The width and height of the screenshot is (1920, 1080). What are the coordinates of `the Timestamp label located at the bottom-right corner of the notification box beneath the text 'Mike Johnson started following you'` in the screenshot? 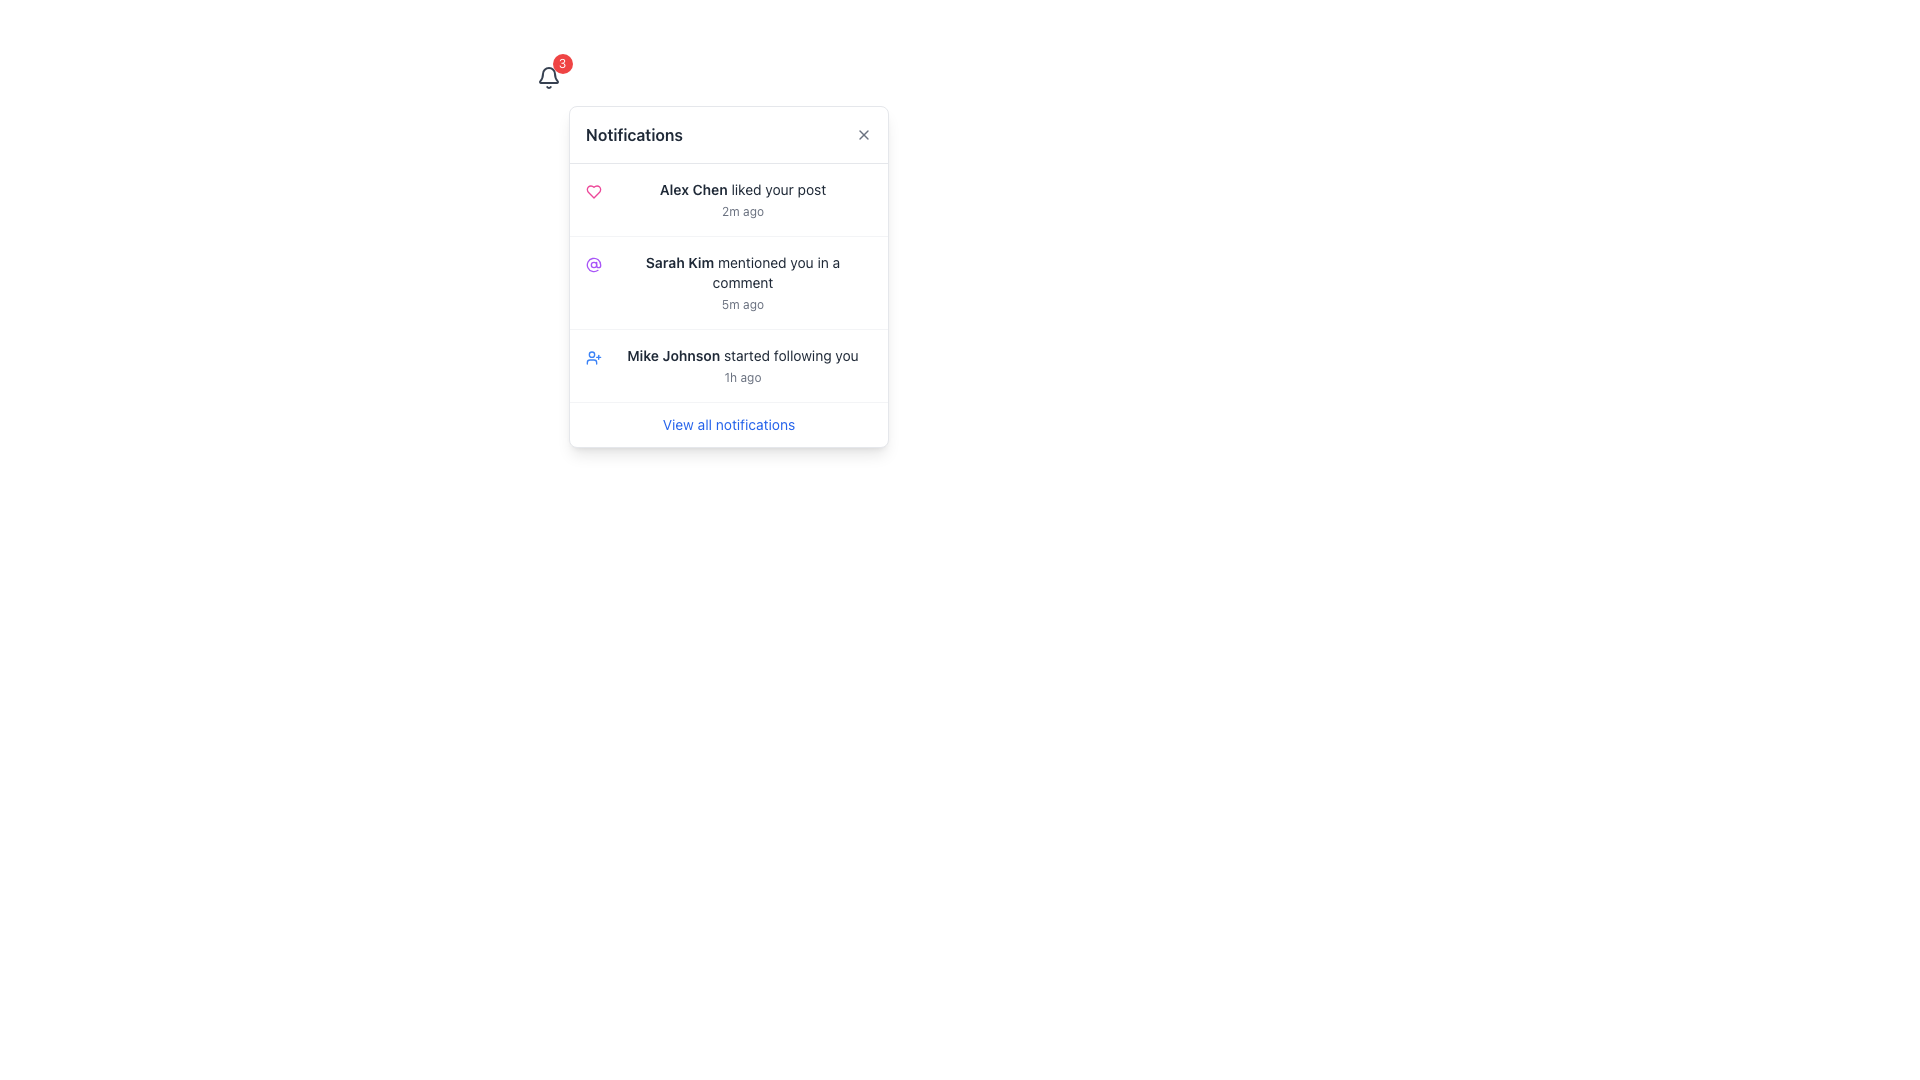 It's located at (742, 378).